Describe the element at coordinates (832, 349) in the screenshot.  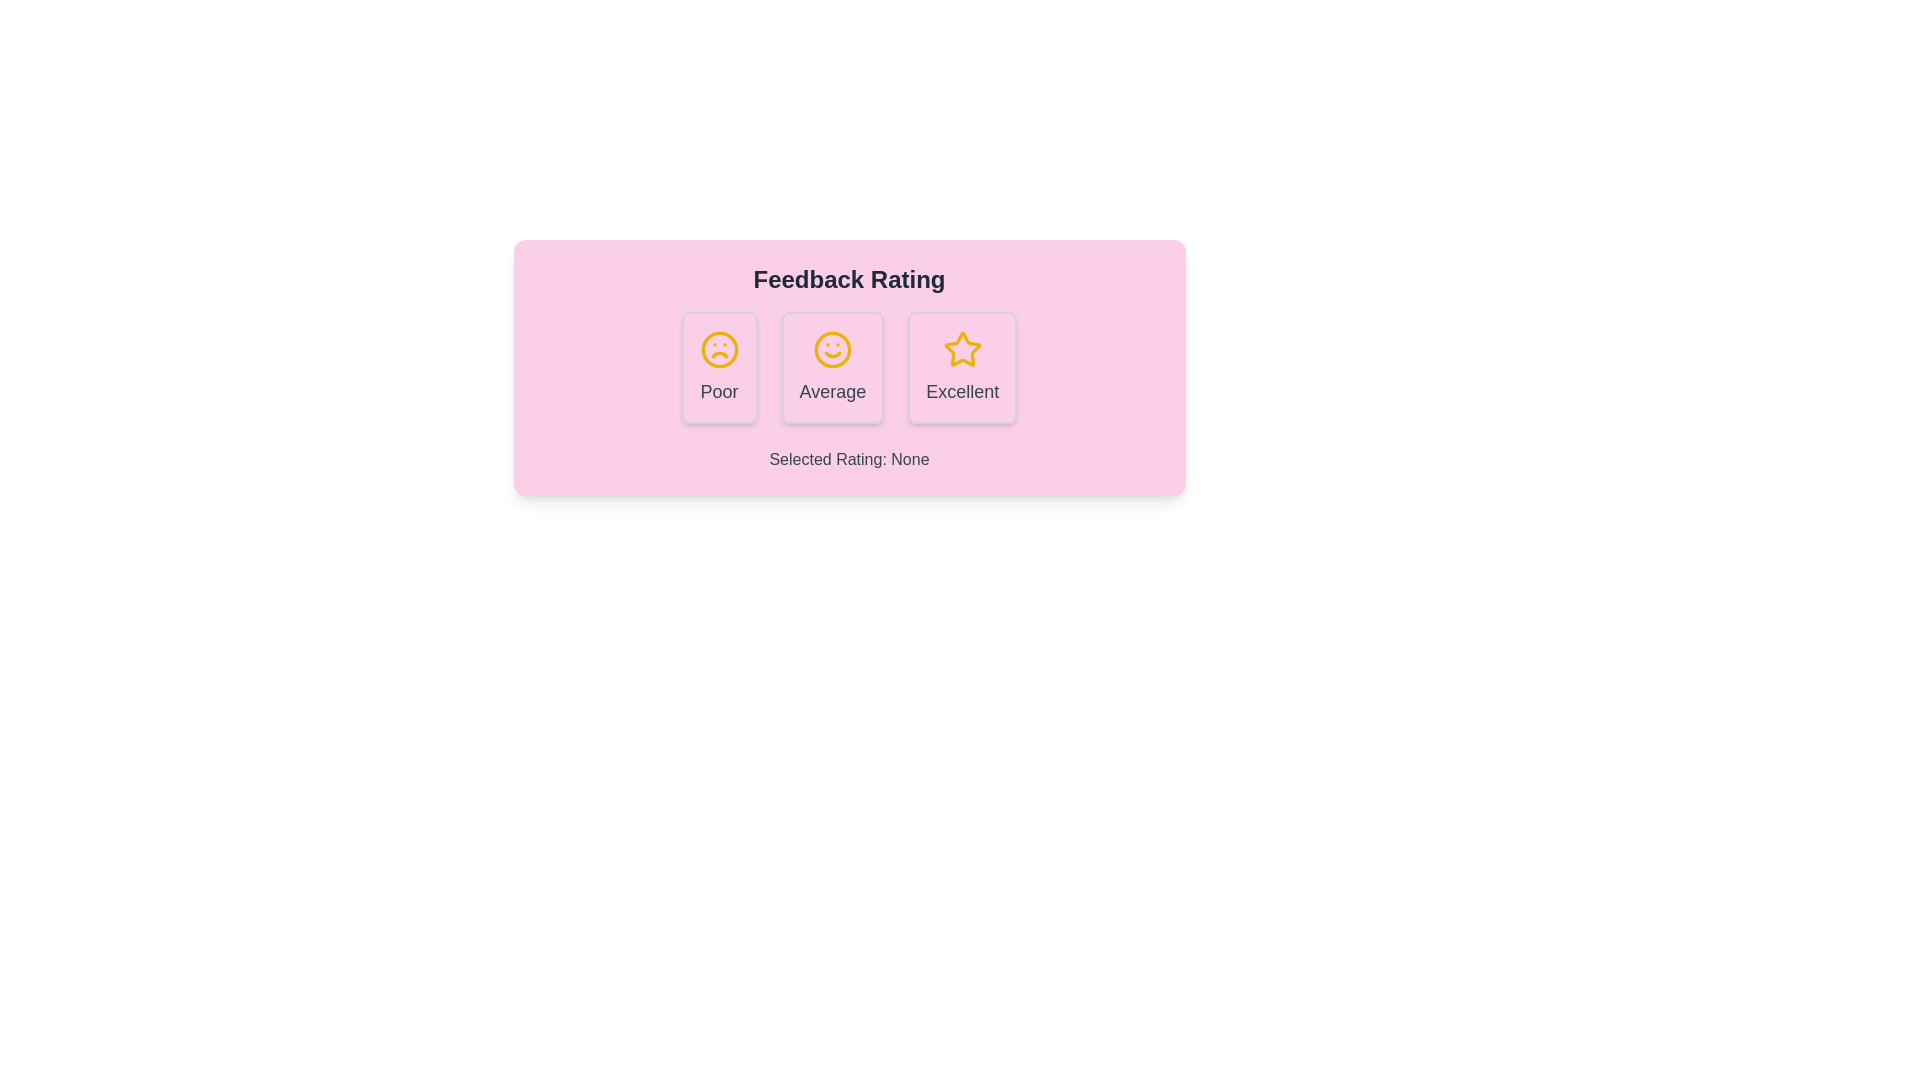
I see `the yellow circle representing the outer boundary of the smiley face in the SVG graphic` at that location.